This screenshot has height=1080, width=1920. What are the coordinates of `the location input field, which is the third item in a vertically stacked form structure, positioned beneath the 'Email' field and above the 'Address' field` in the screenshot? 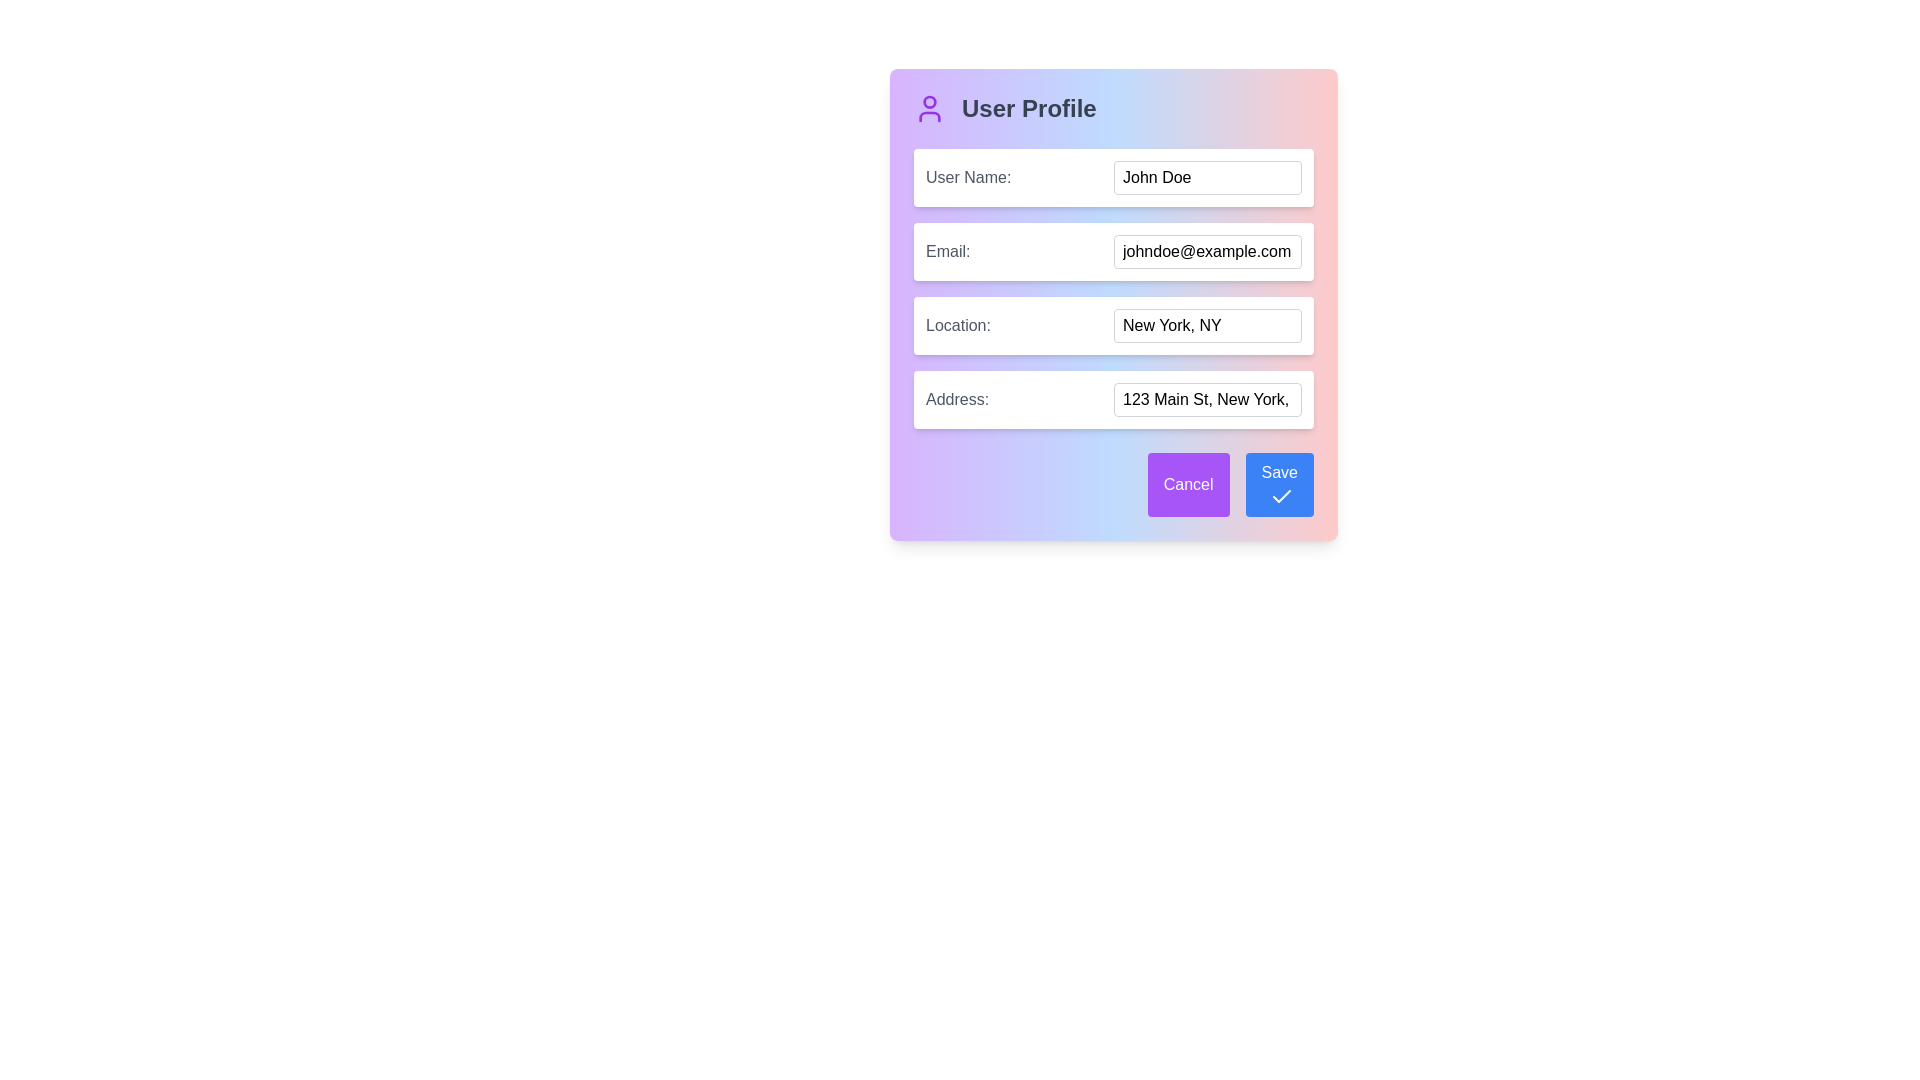 It's located at (1112, 325).